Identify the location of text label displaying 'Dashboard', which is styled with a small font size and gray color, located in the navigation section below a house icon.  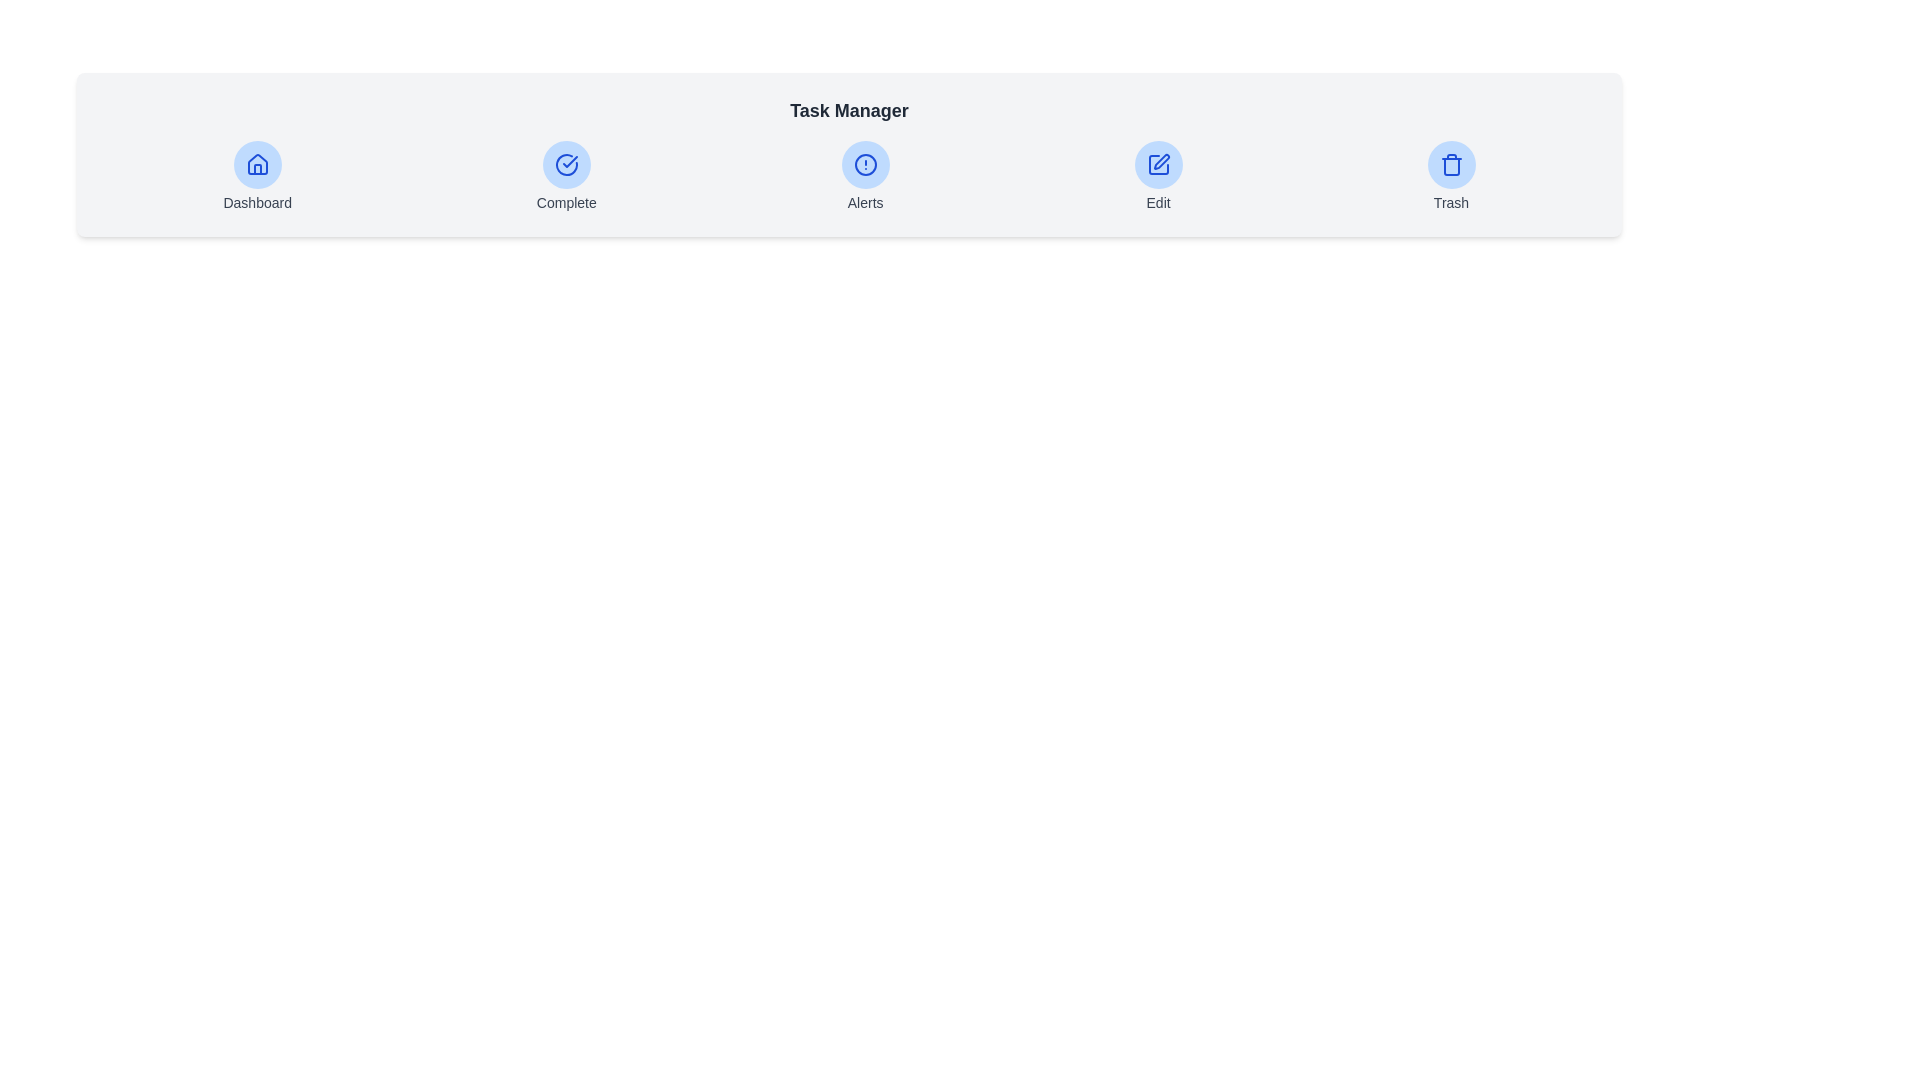
(256, 203).